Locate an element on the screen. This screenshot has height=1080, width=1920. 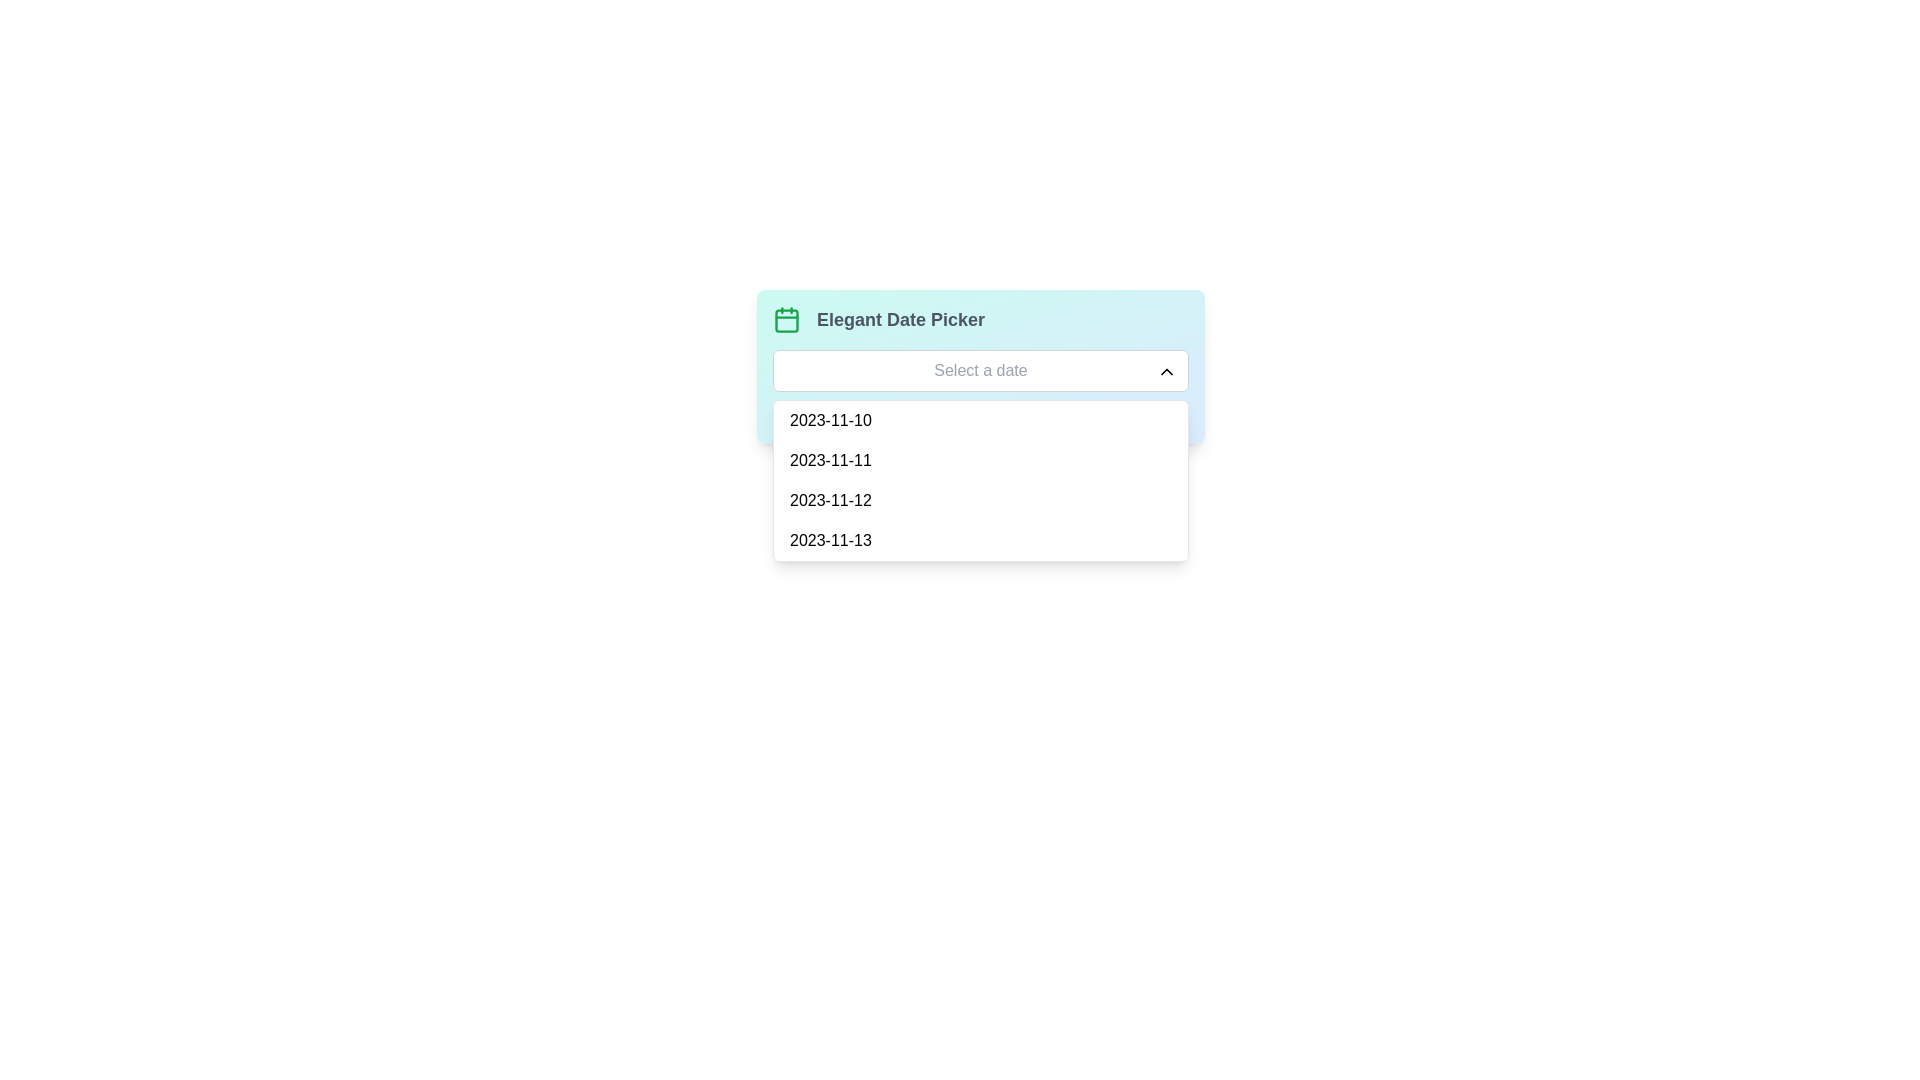
the first option in the dropdown menu titled 'Elegant Date Picker' is located at coordinates (980, 419).